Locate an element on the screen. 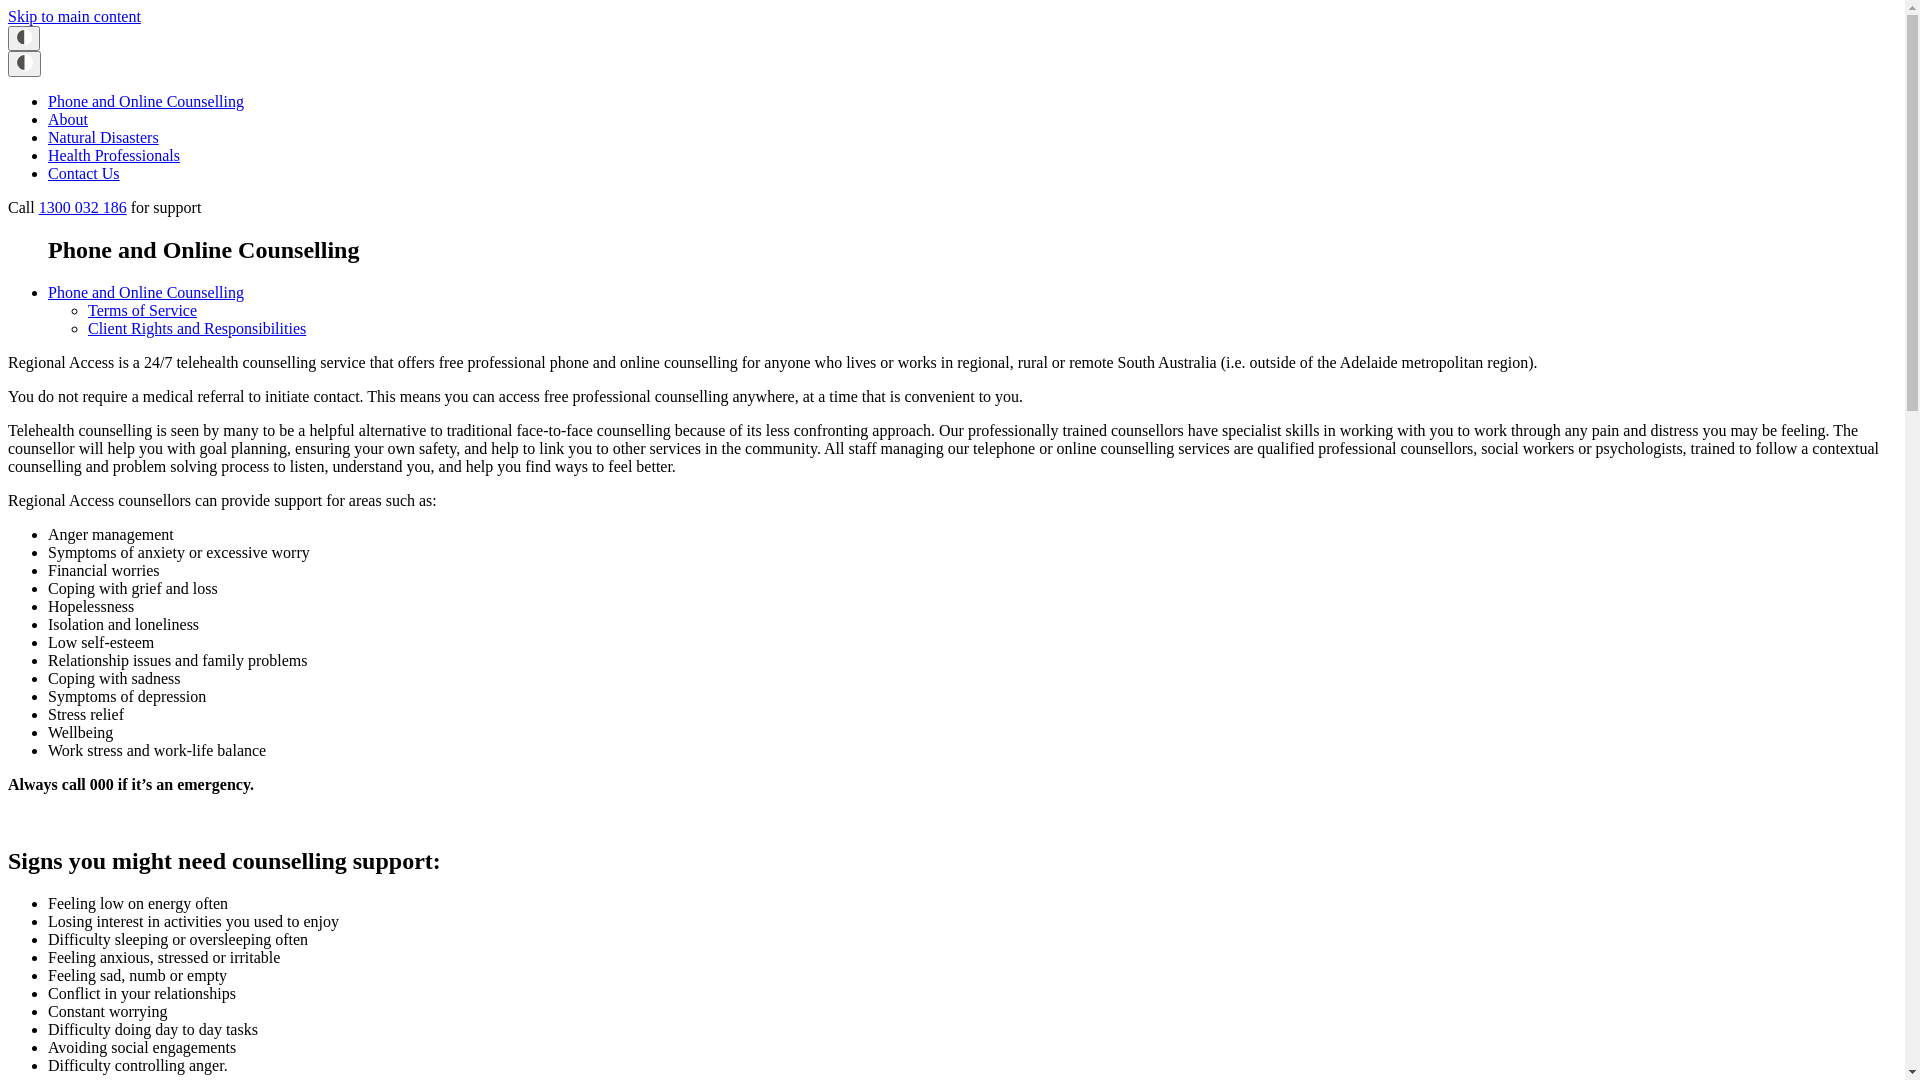 The height and width of the screenshot is (1080, 1920). 'Contact Us' is located at coordinates (82, 172).